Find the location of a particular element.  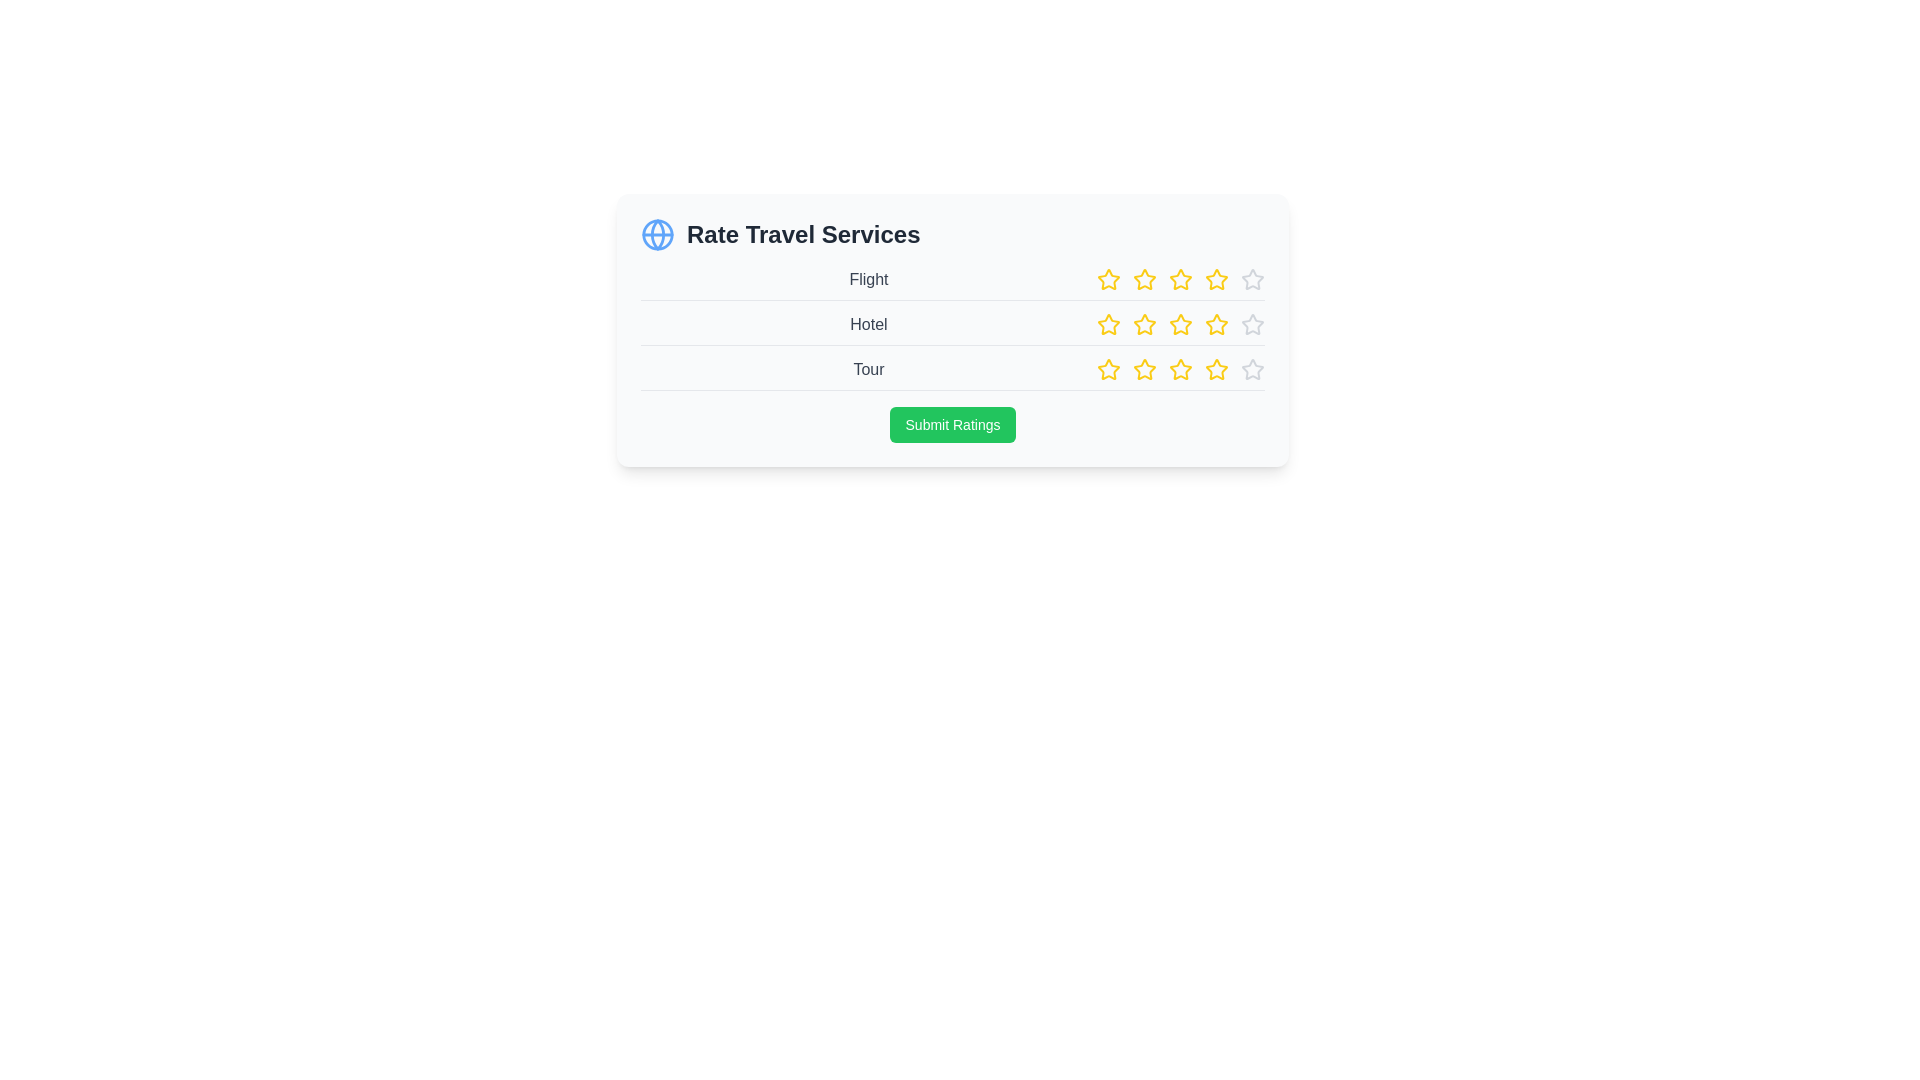

the third star rating button in the 'Tour' category is located at coordinates (1145, 370).